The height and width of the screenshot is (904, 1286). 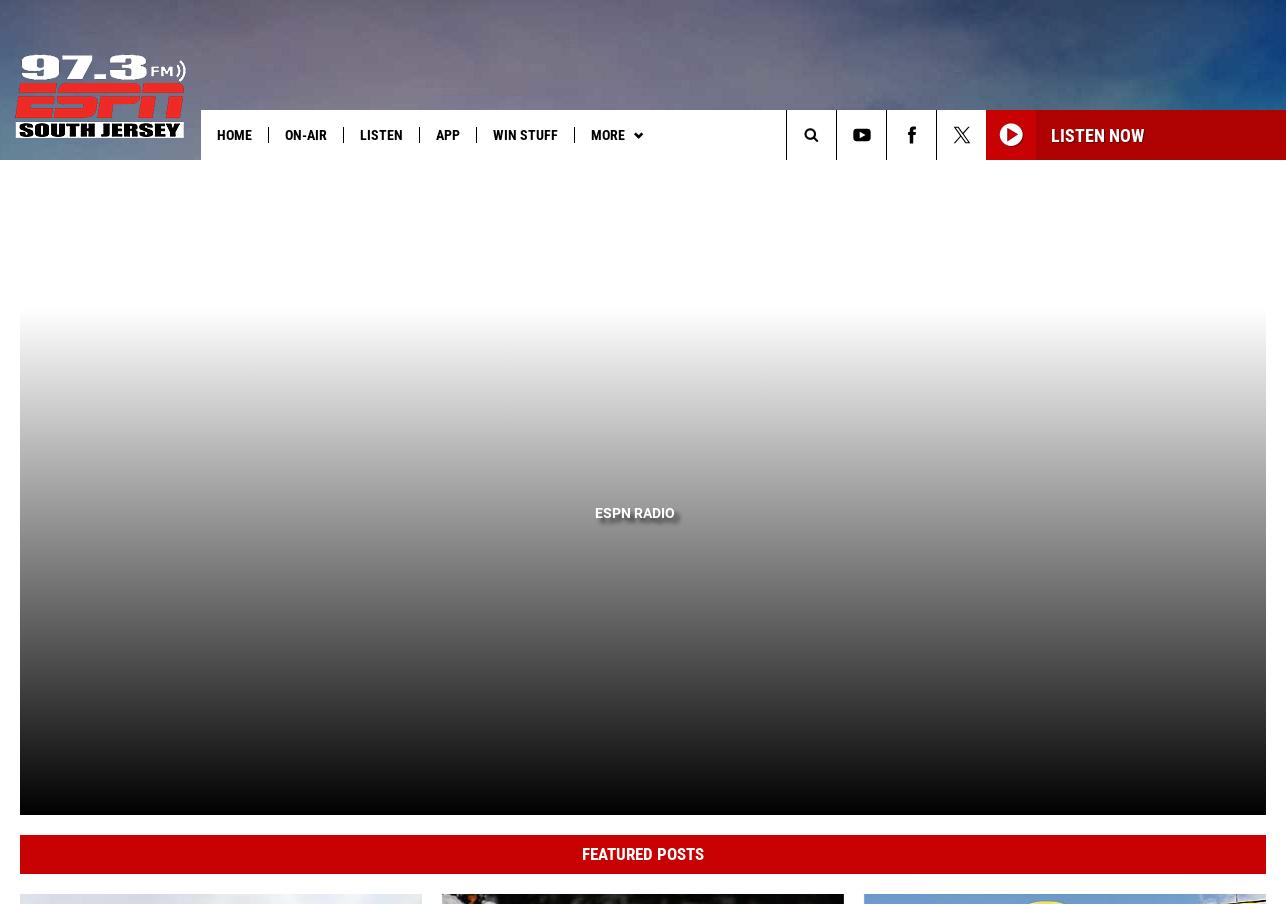 What do you see at coordinates (58, 176) in the screenshot?
I see `'Heard on Air:'` at bounding box center [58, 176].